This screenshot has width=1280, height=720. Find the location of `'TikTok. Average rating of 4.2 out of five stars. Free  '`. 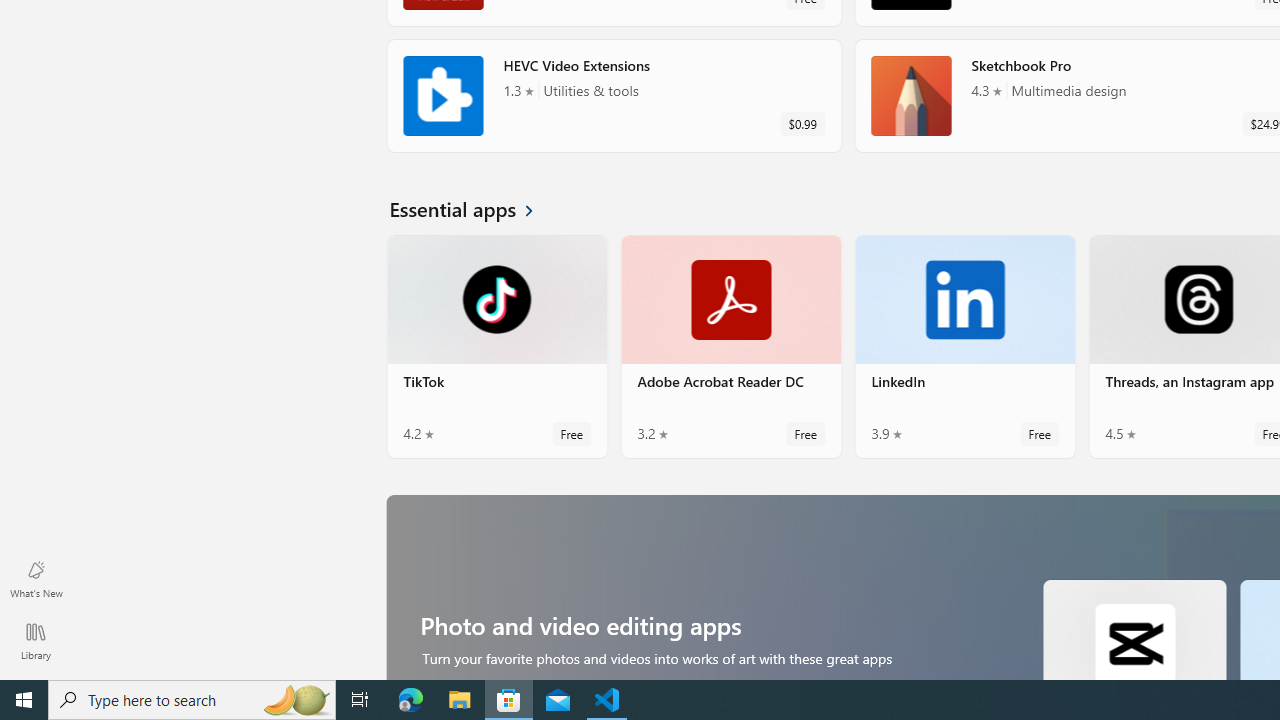

'TikTok. Average rating of 4.2 out of five stars. Free  ' is located at coordinates (497, 346).